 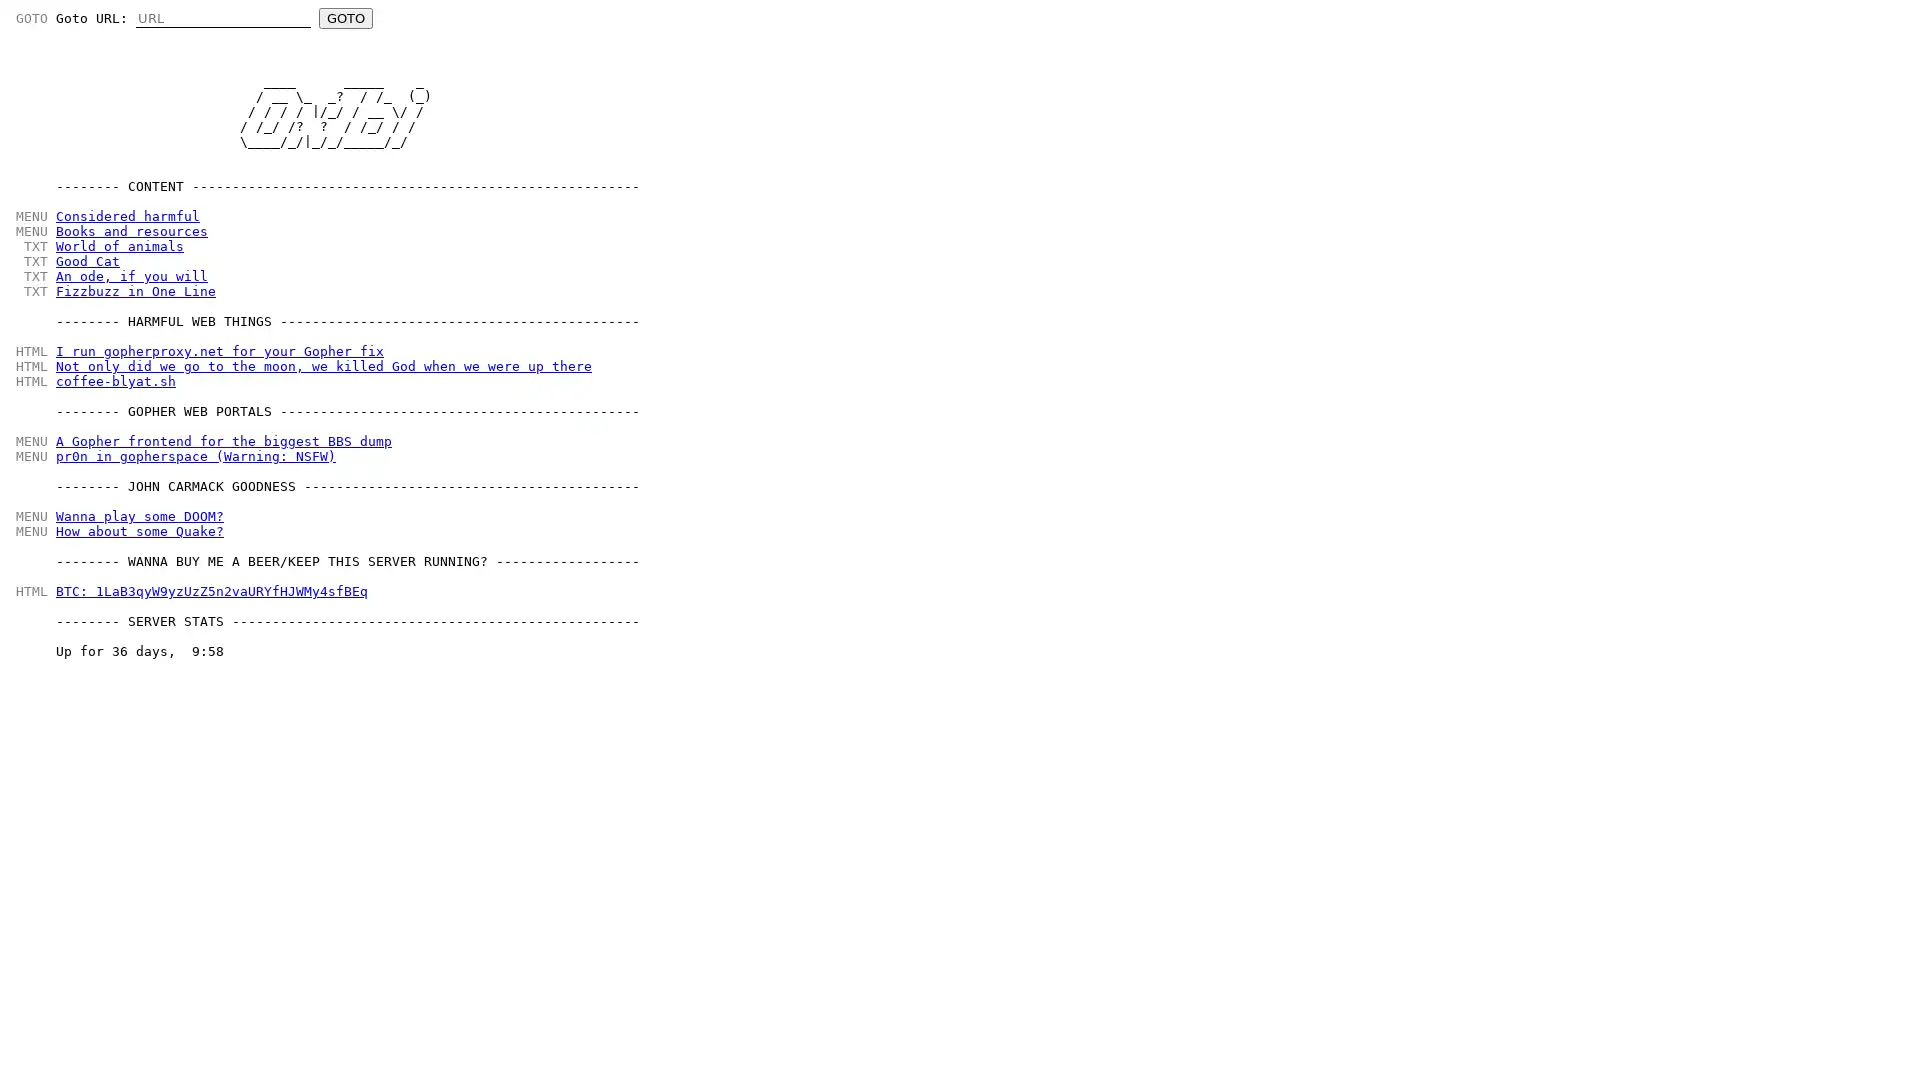 I want to click on GOTO, so click(x=345, y=18).